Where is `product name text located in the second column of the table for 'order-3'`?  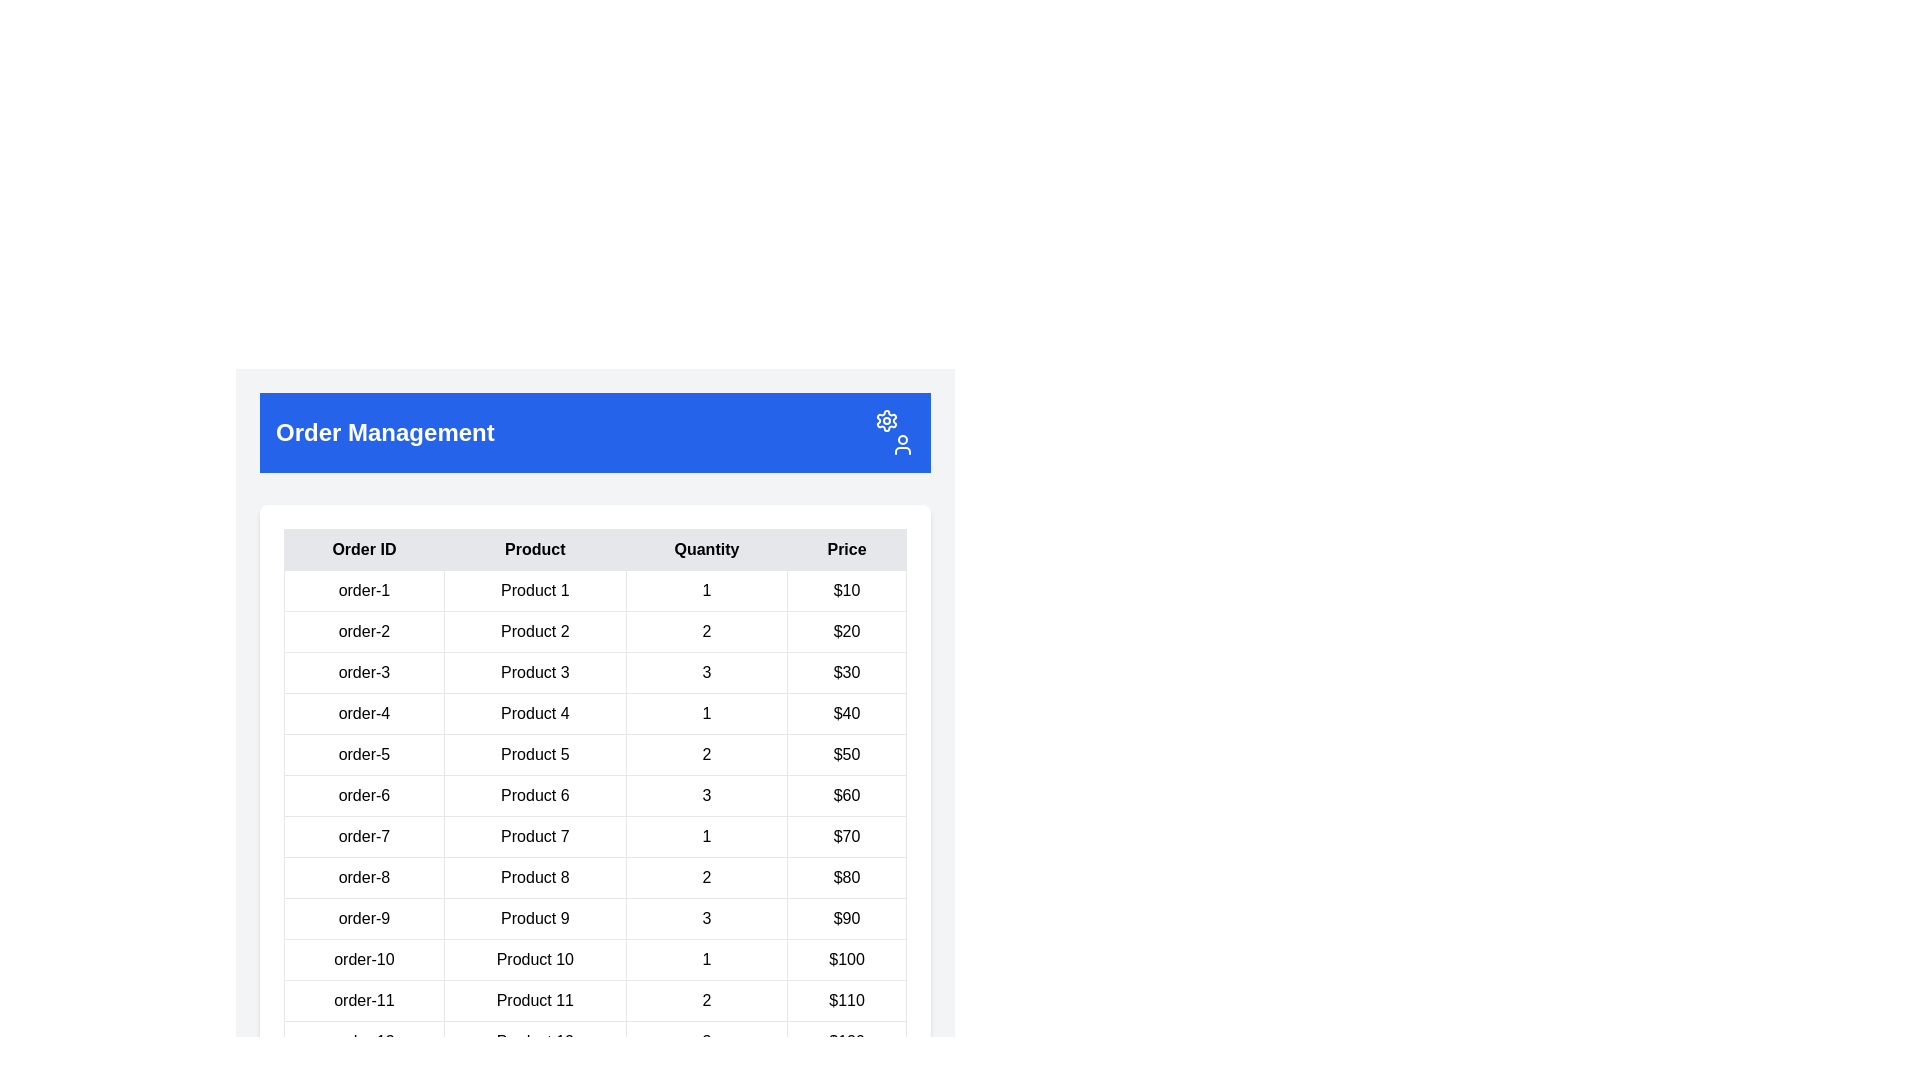 product name text located in the second column of the table for 'order-3' is located at coordinates (535, 672).